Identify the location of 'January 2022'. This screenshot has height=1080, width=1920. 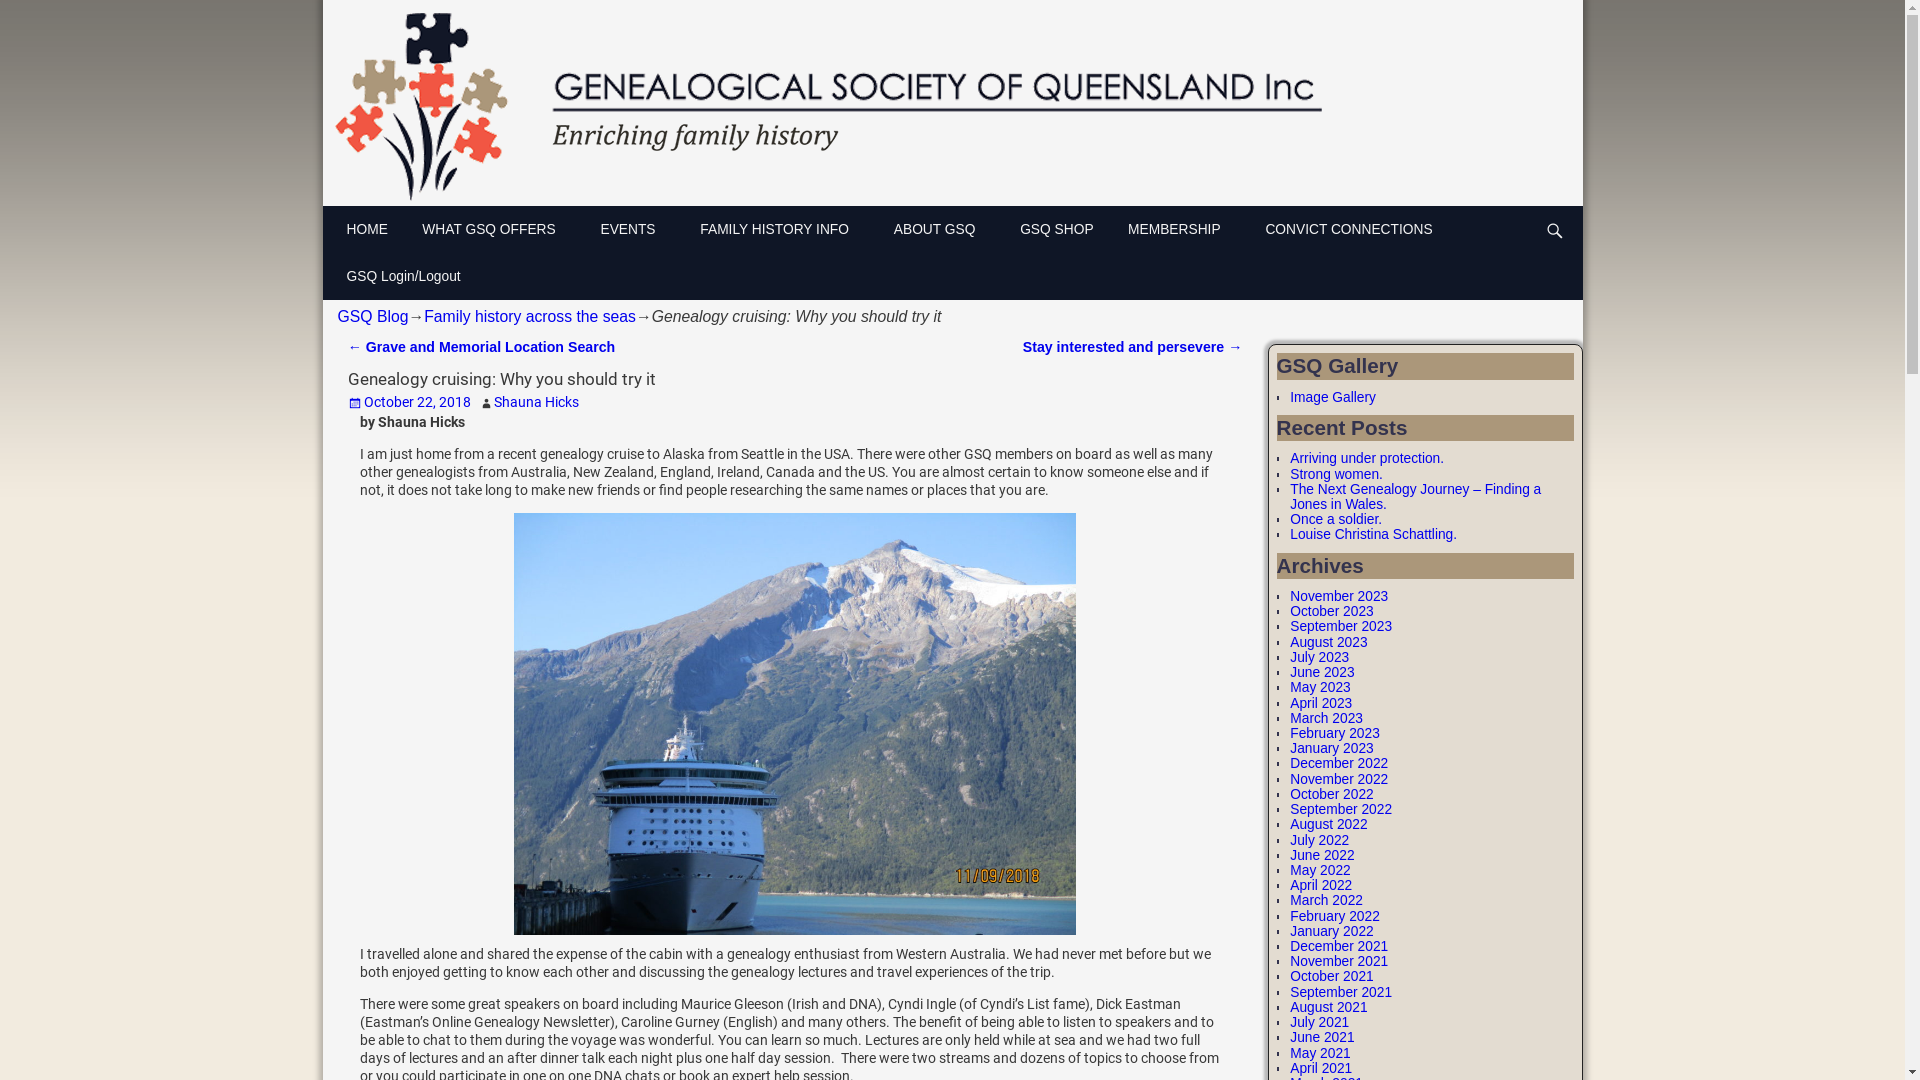
(1331, 931).